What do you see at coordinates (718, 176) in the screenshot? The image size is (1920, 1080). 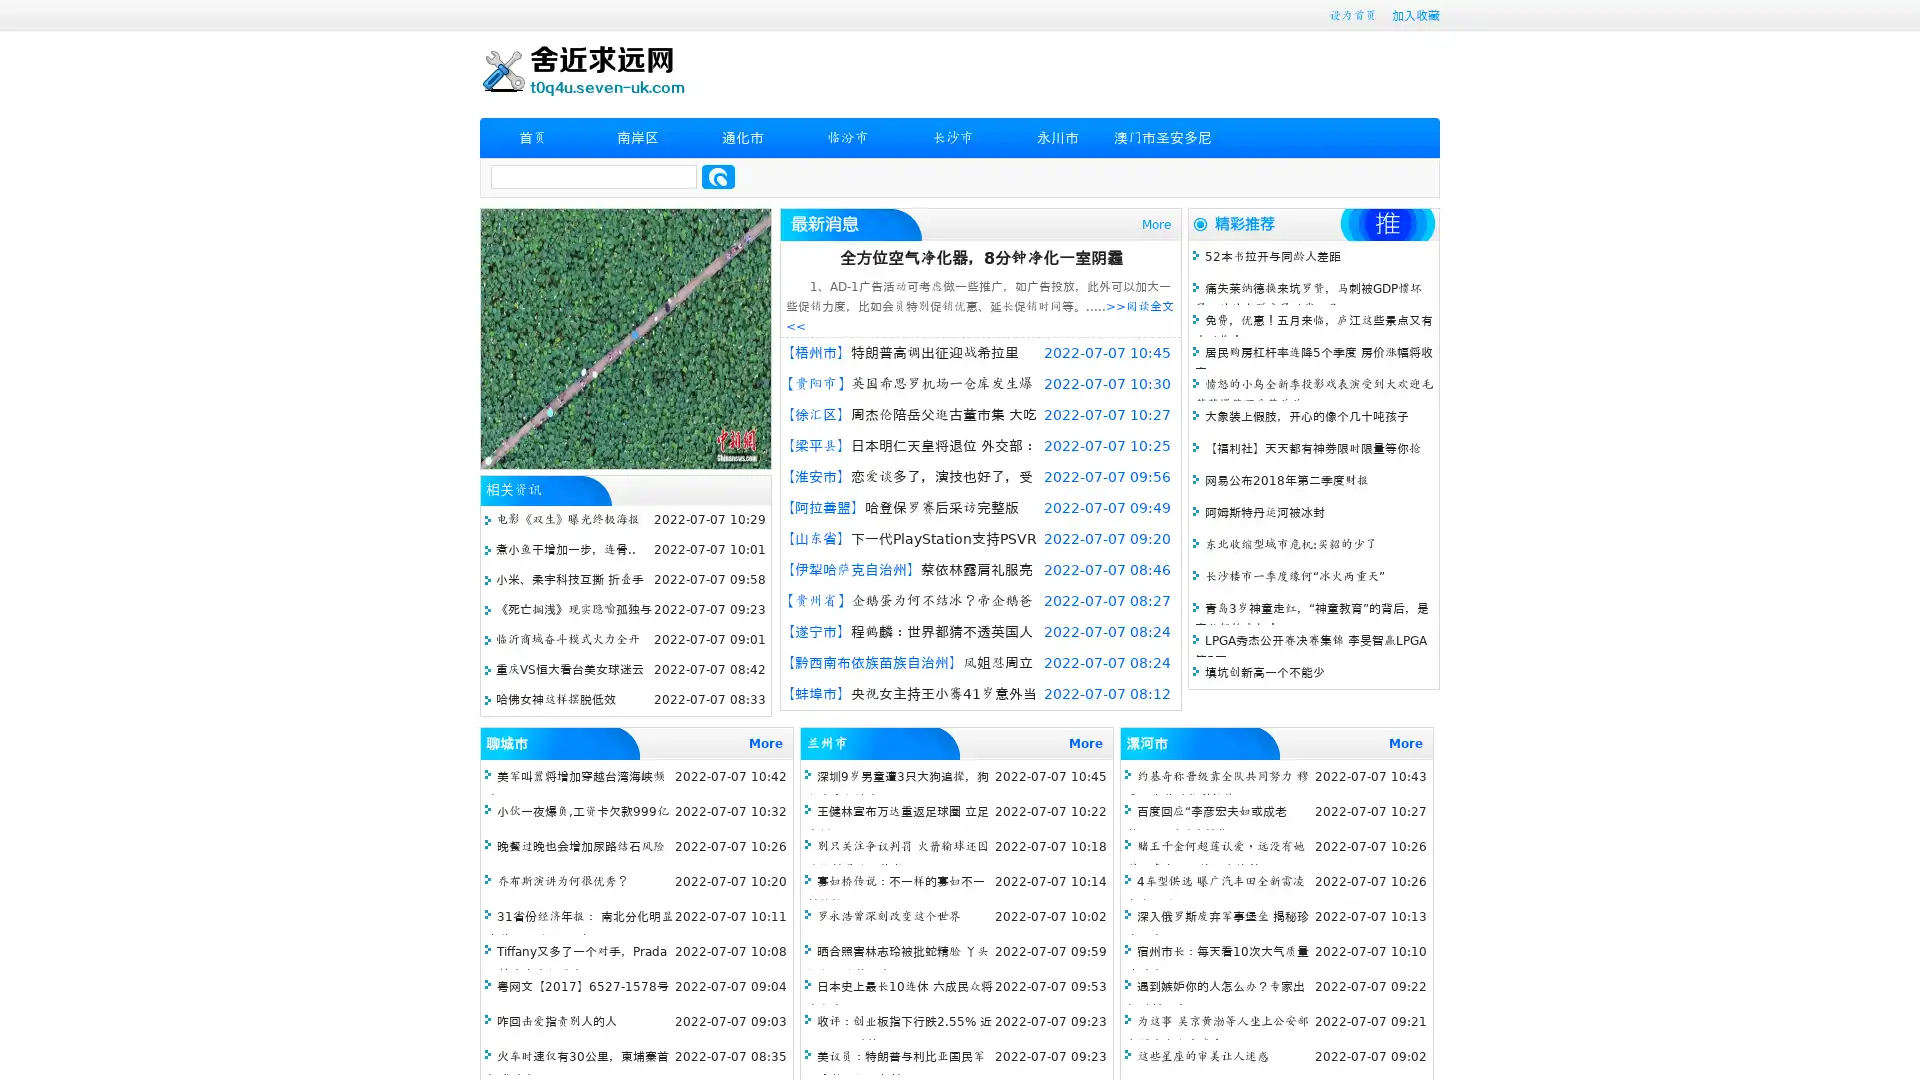 I see `Search` at bounding box center [718, 176].